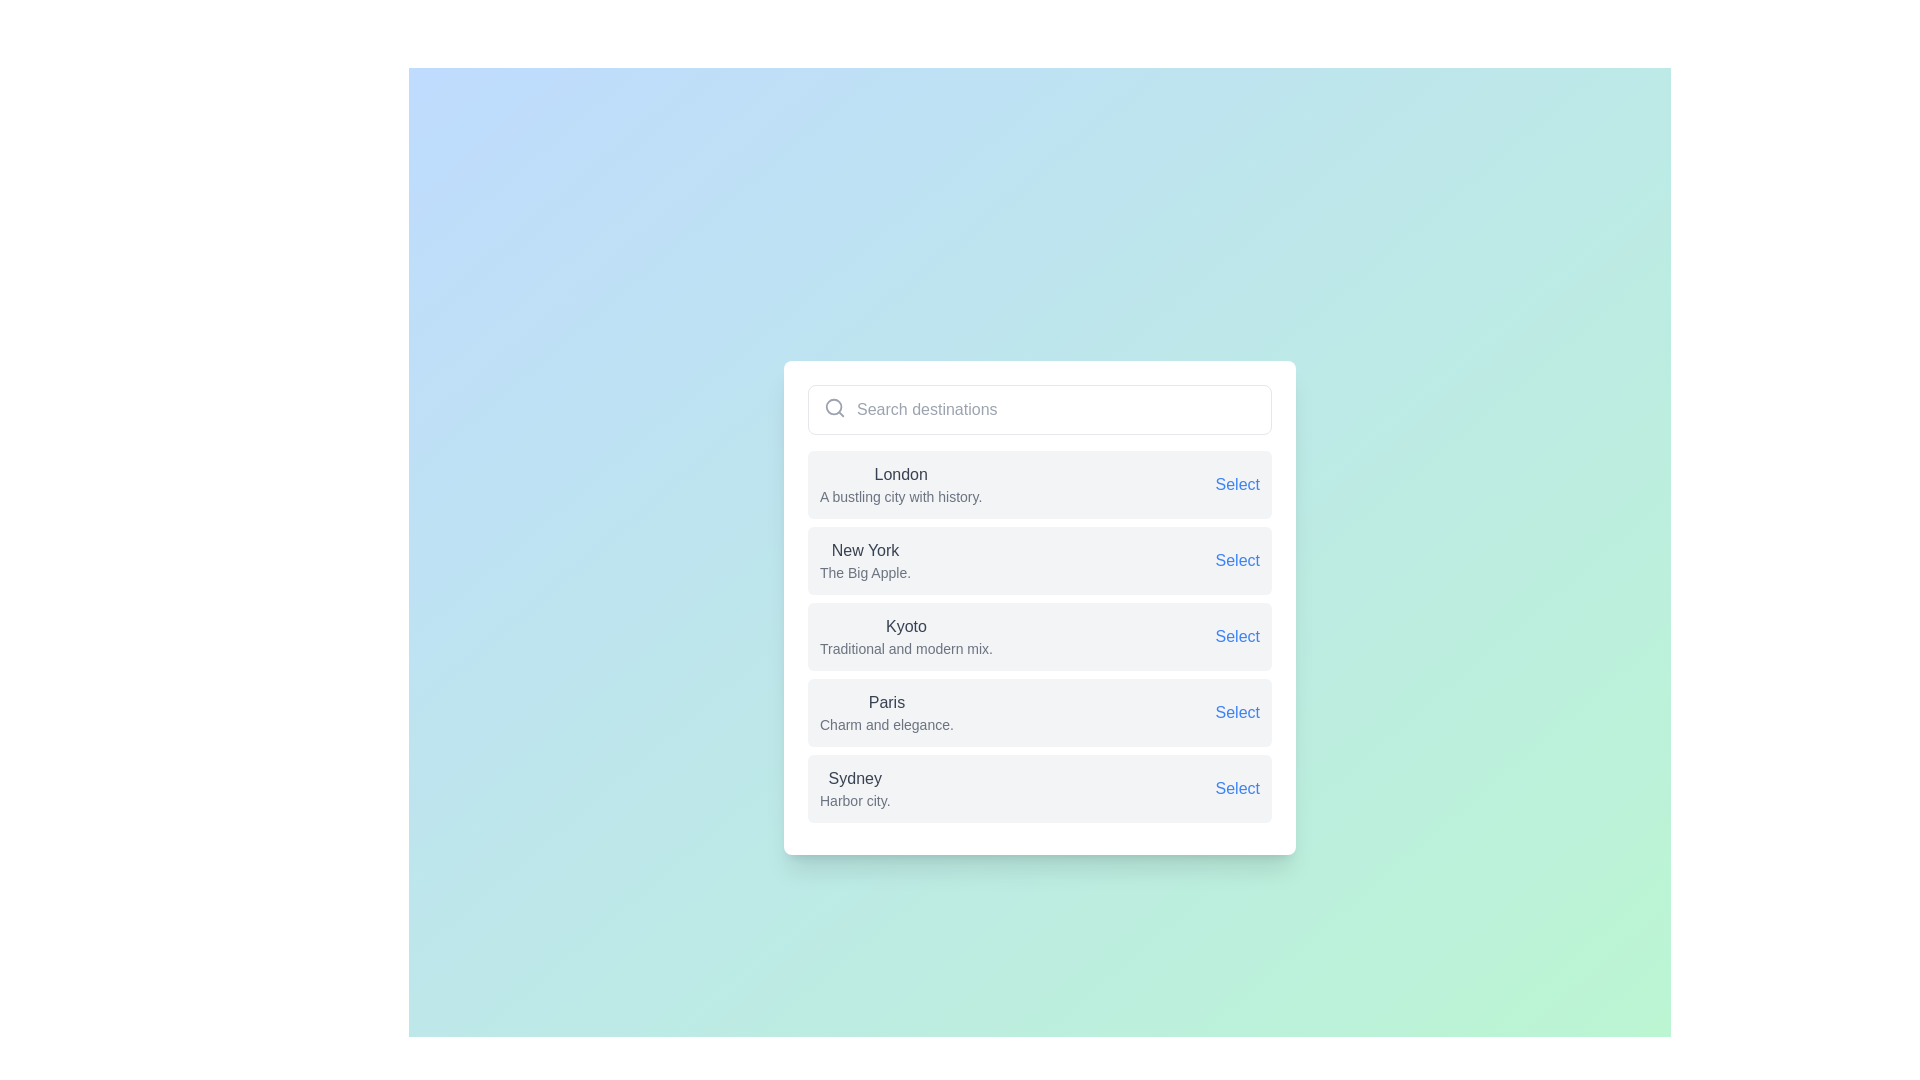  I want to click on the selection button located at the far-right side of the item labeled 'Paris', so click(1236, 712).